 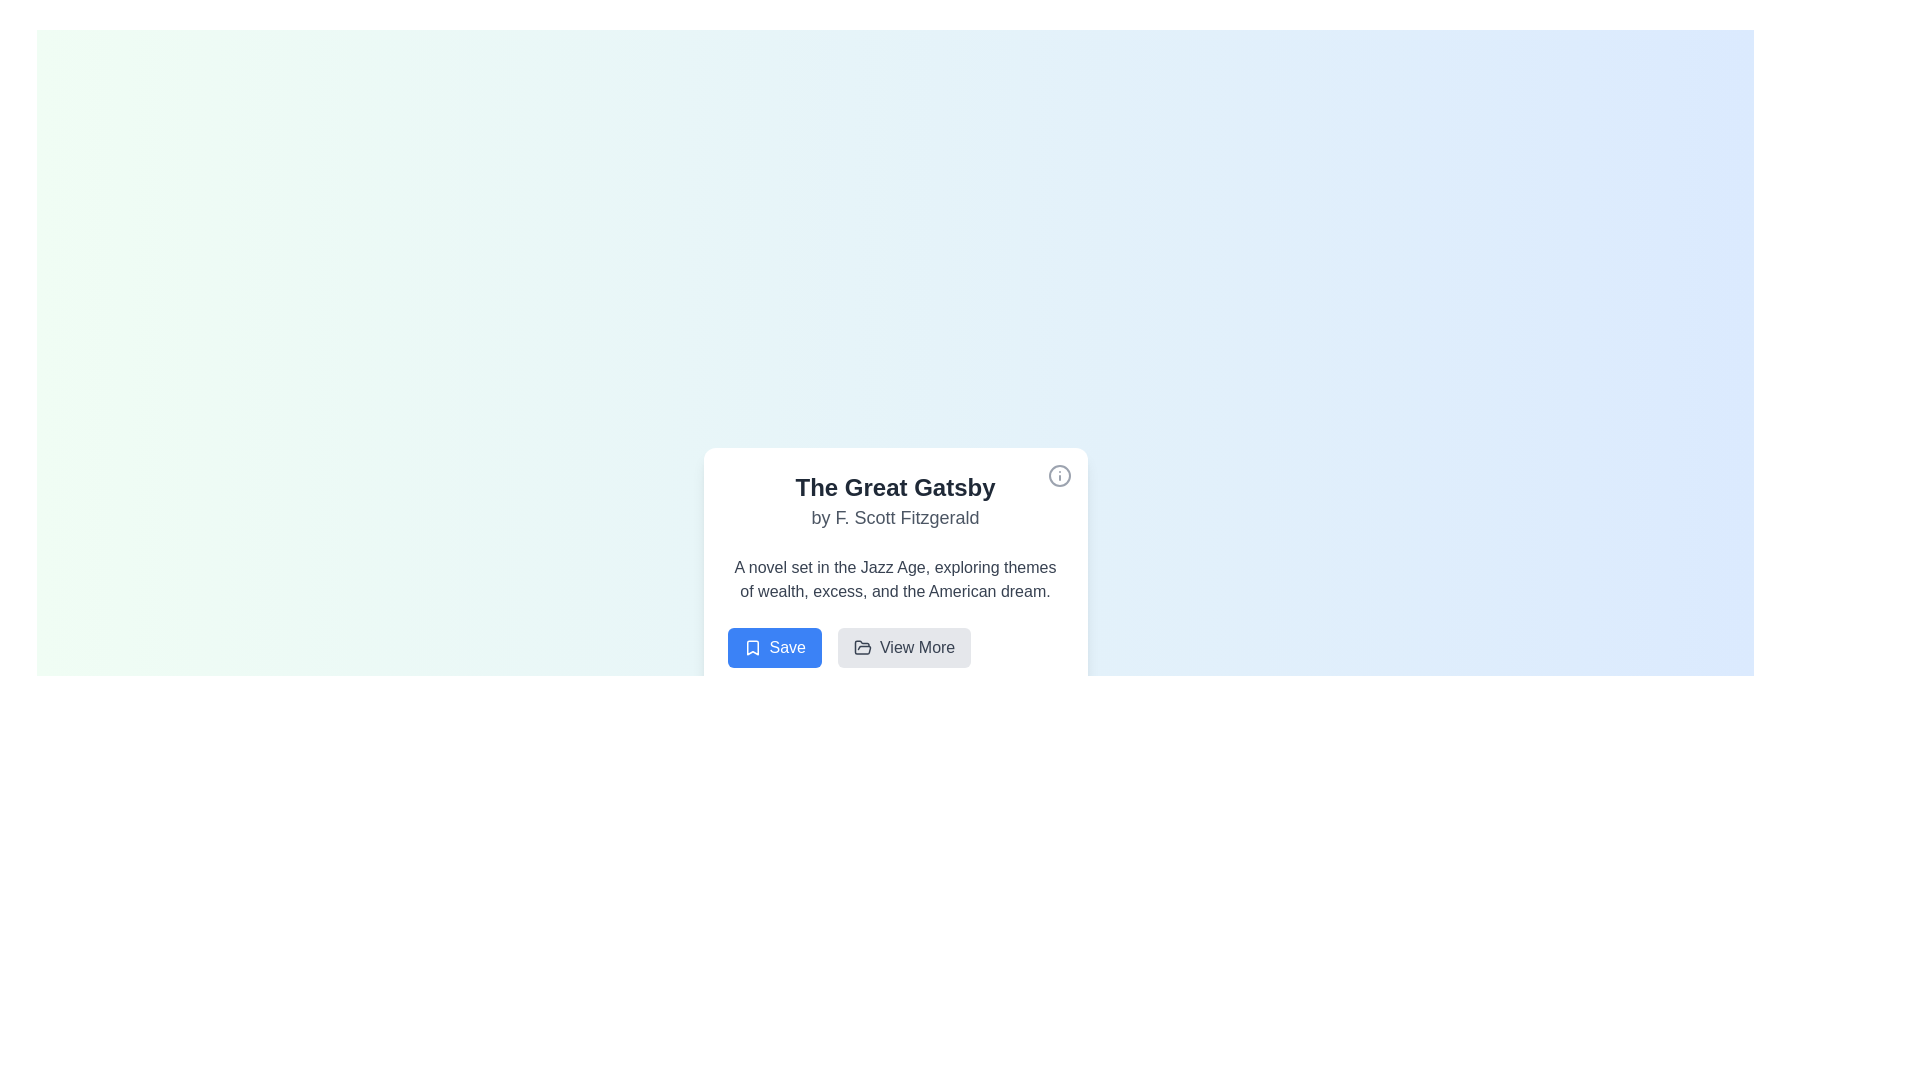 What do you see at coordinates (863, 648) in the screenshot?
I see `the 'View More' icon, which is positioned to the left of the button's text content, to provide a visual cue for navigation` at bounding box center [863, 648].